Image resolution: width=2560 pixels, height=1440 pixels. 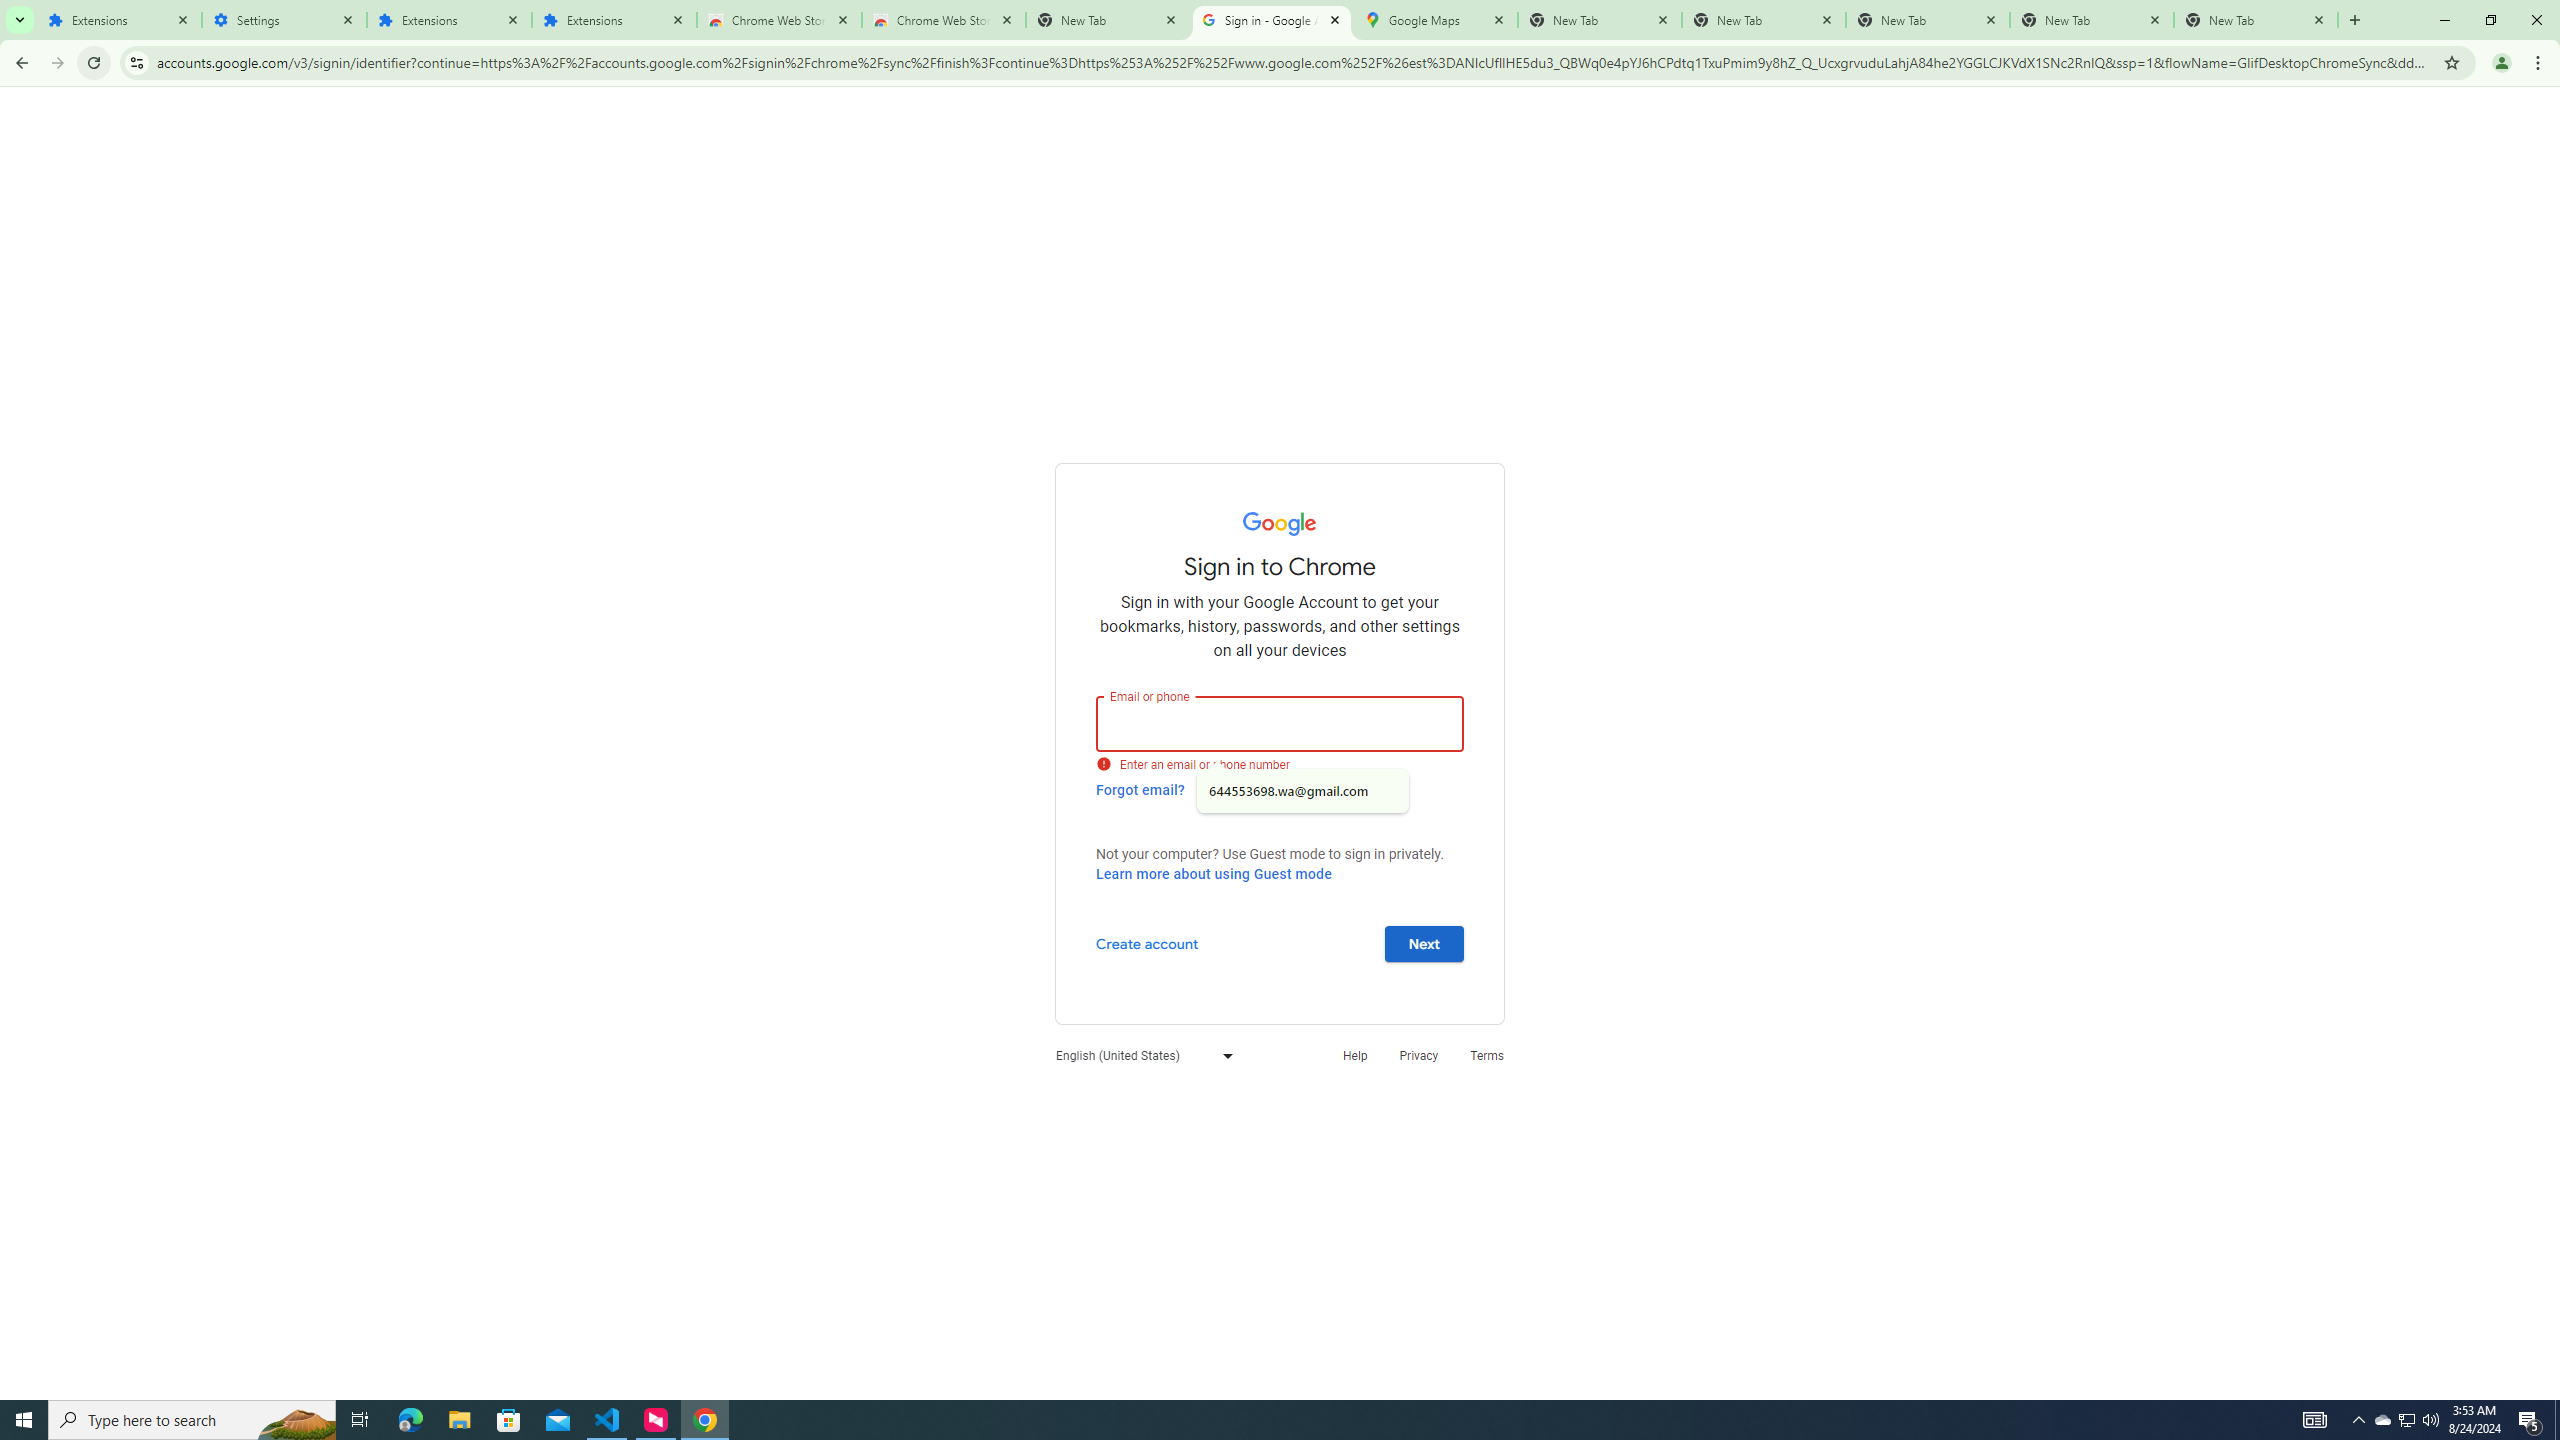 I want to click on 'Extensions', so click(x=448, y=19).